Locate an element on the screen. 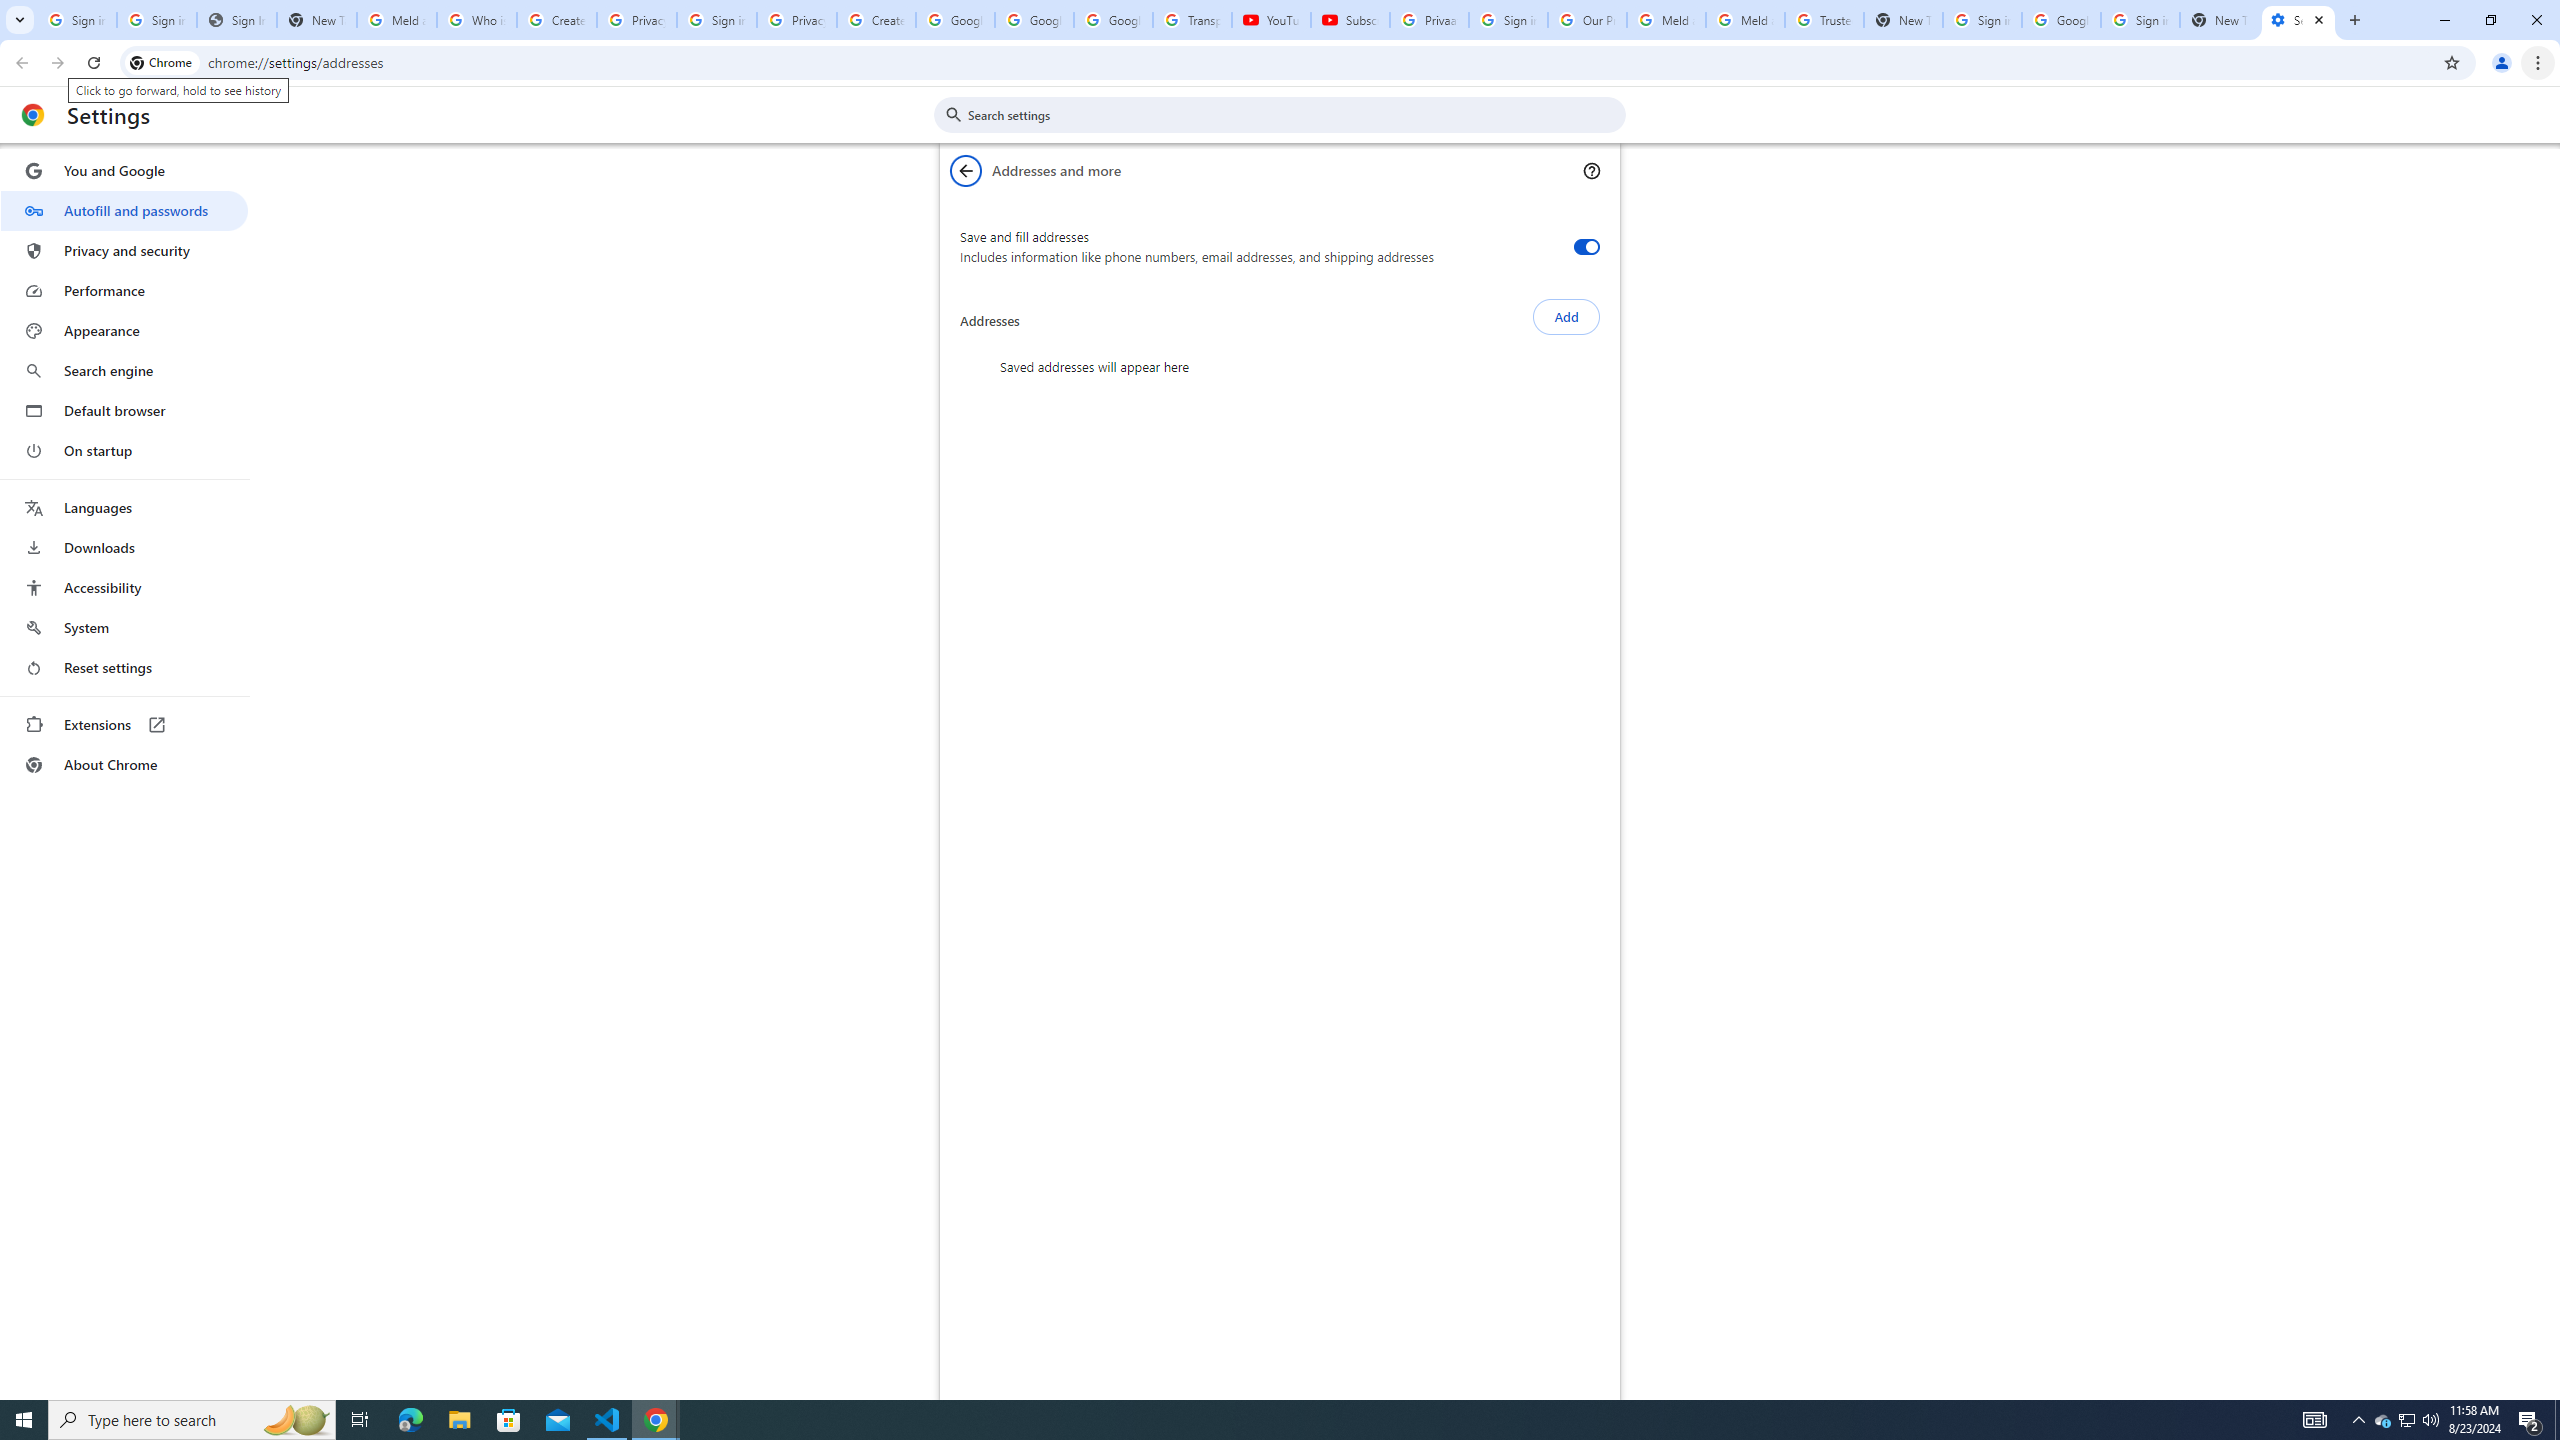 The height and width of the screenshot is (1440, 2560). 'Downloads' is located at coordinates (123, 547).